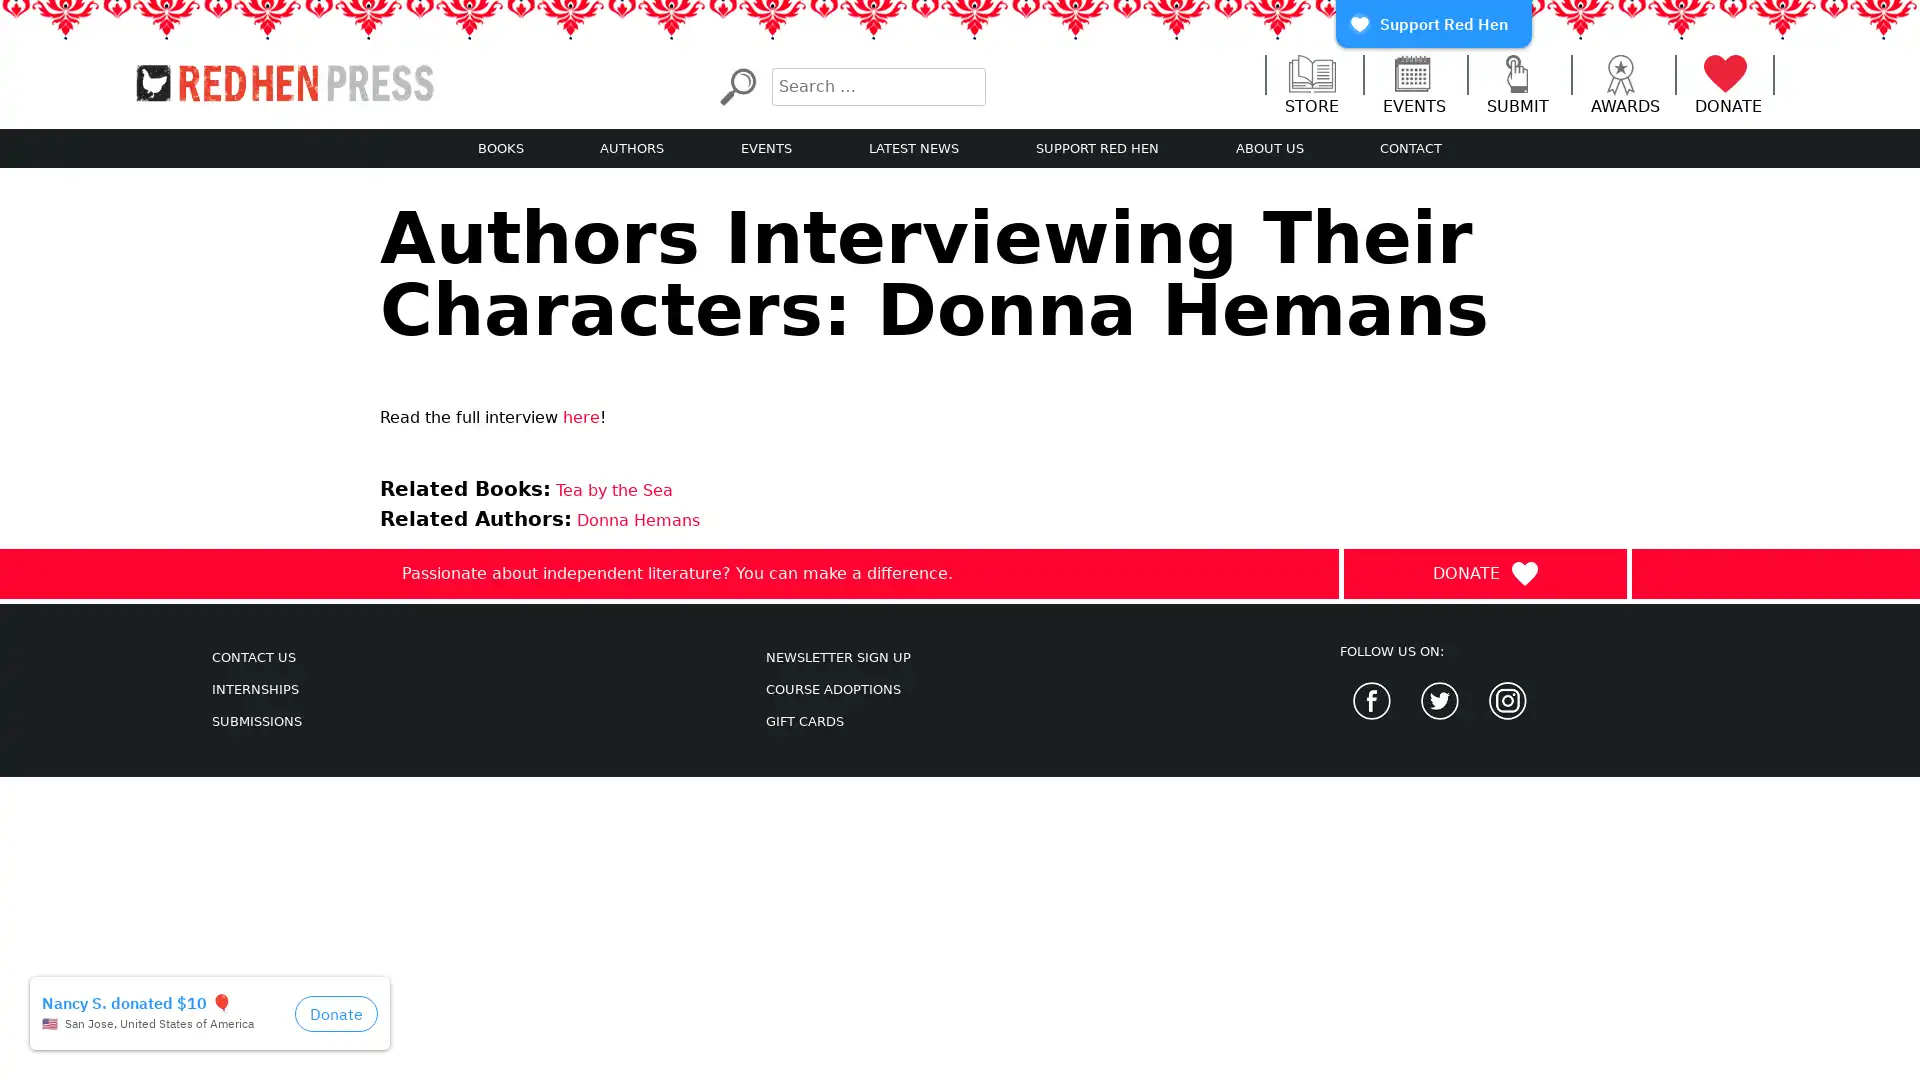 The width and height of the screenshot is (1920, 1080). Describe the element at coordinates (736, 85) in the screenshot. I see `search icon` at that location.